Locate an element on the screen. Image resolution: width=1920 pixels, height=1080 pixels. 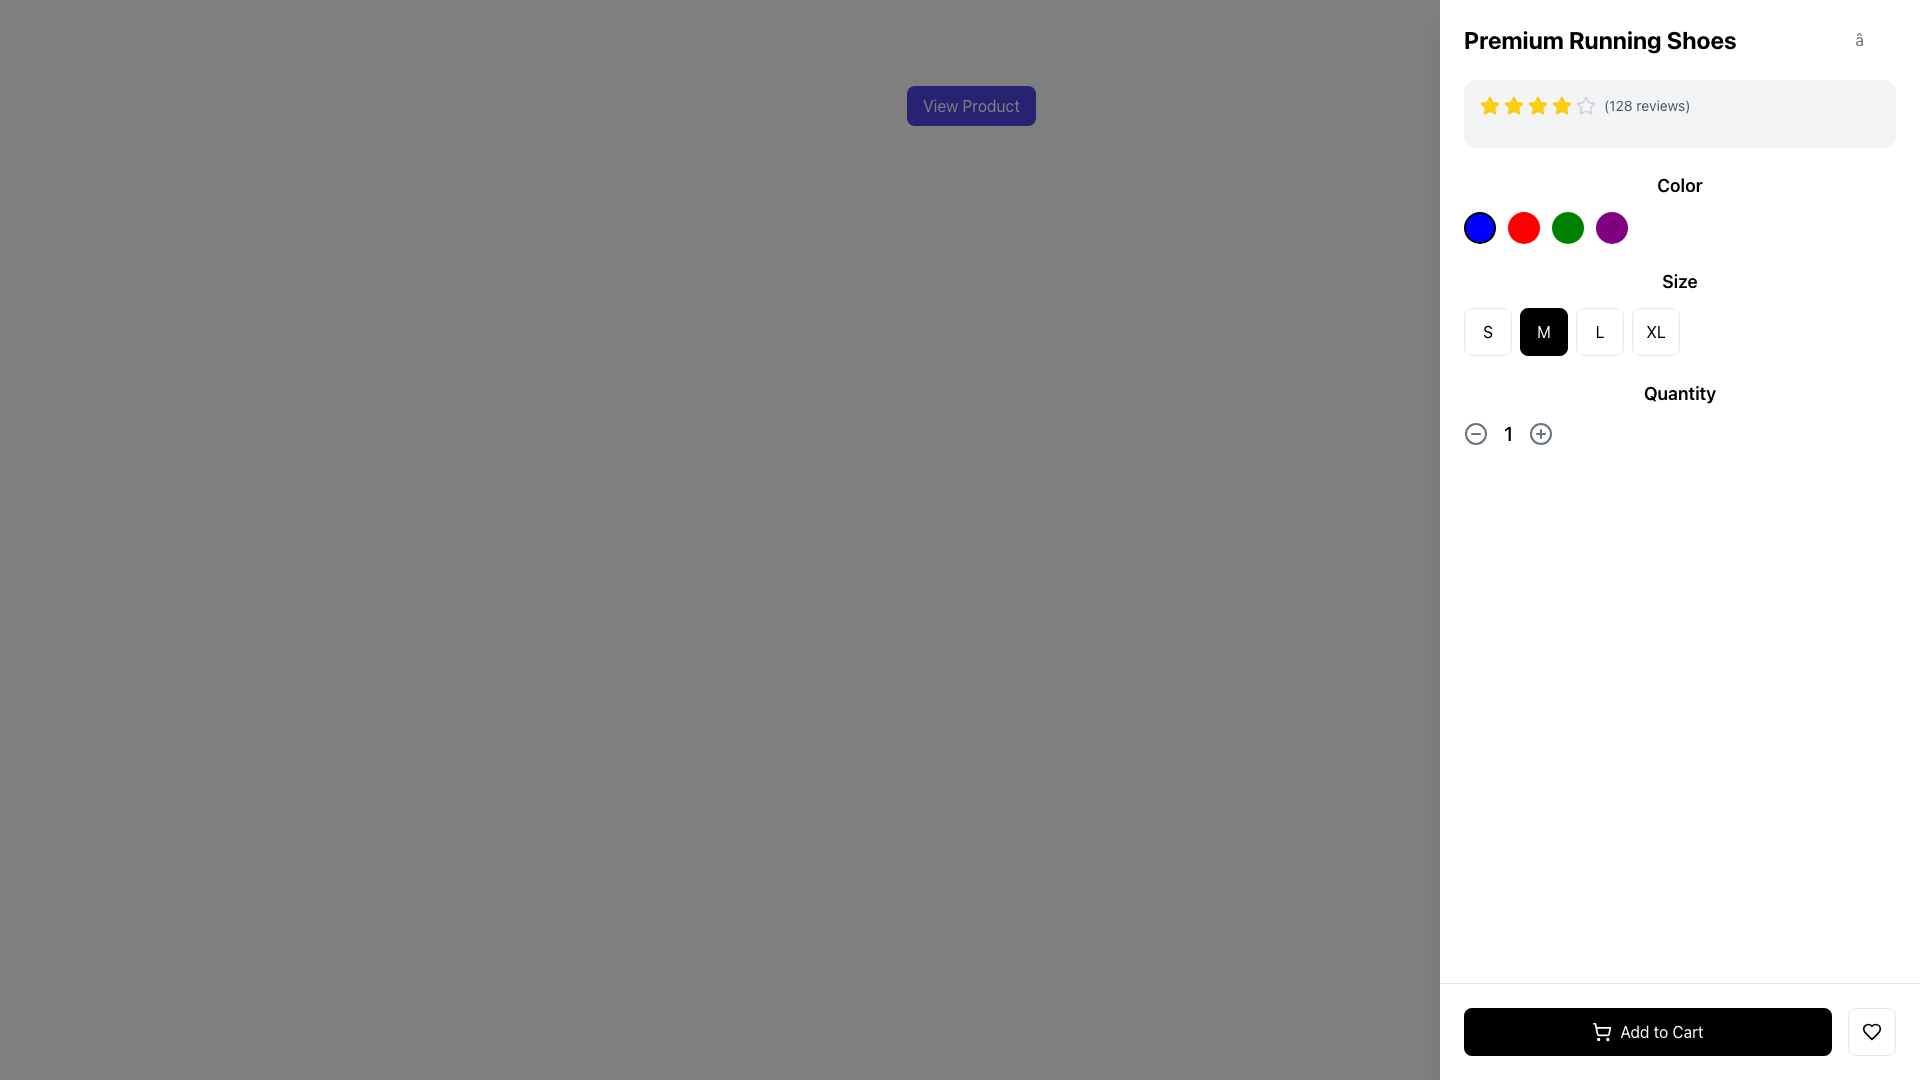
the selected button labeled 'M', which has a black background and white text is located at coordinates (1543, 330).